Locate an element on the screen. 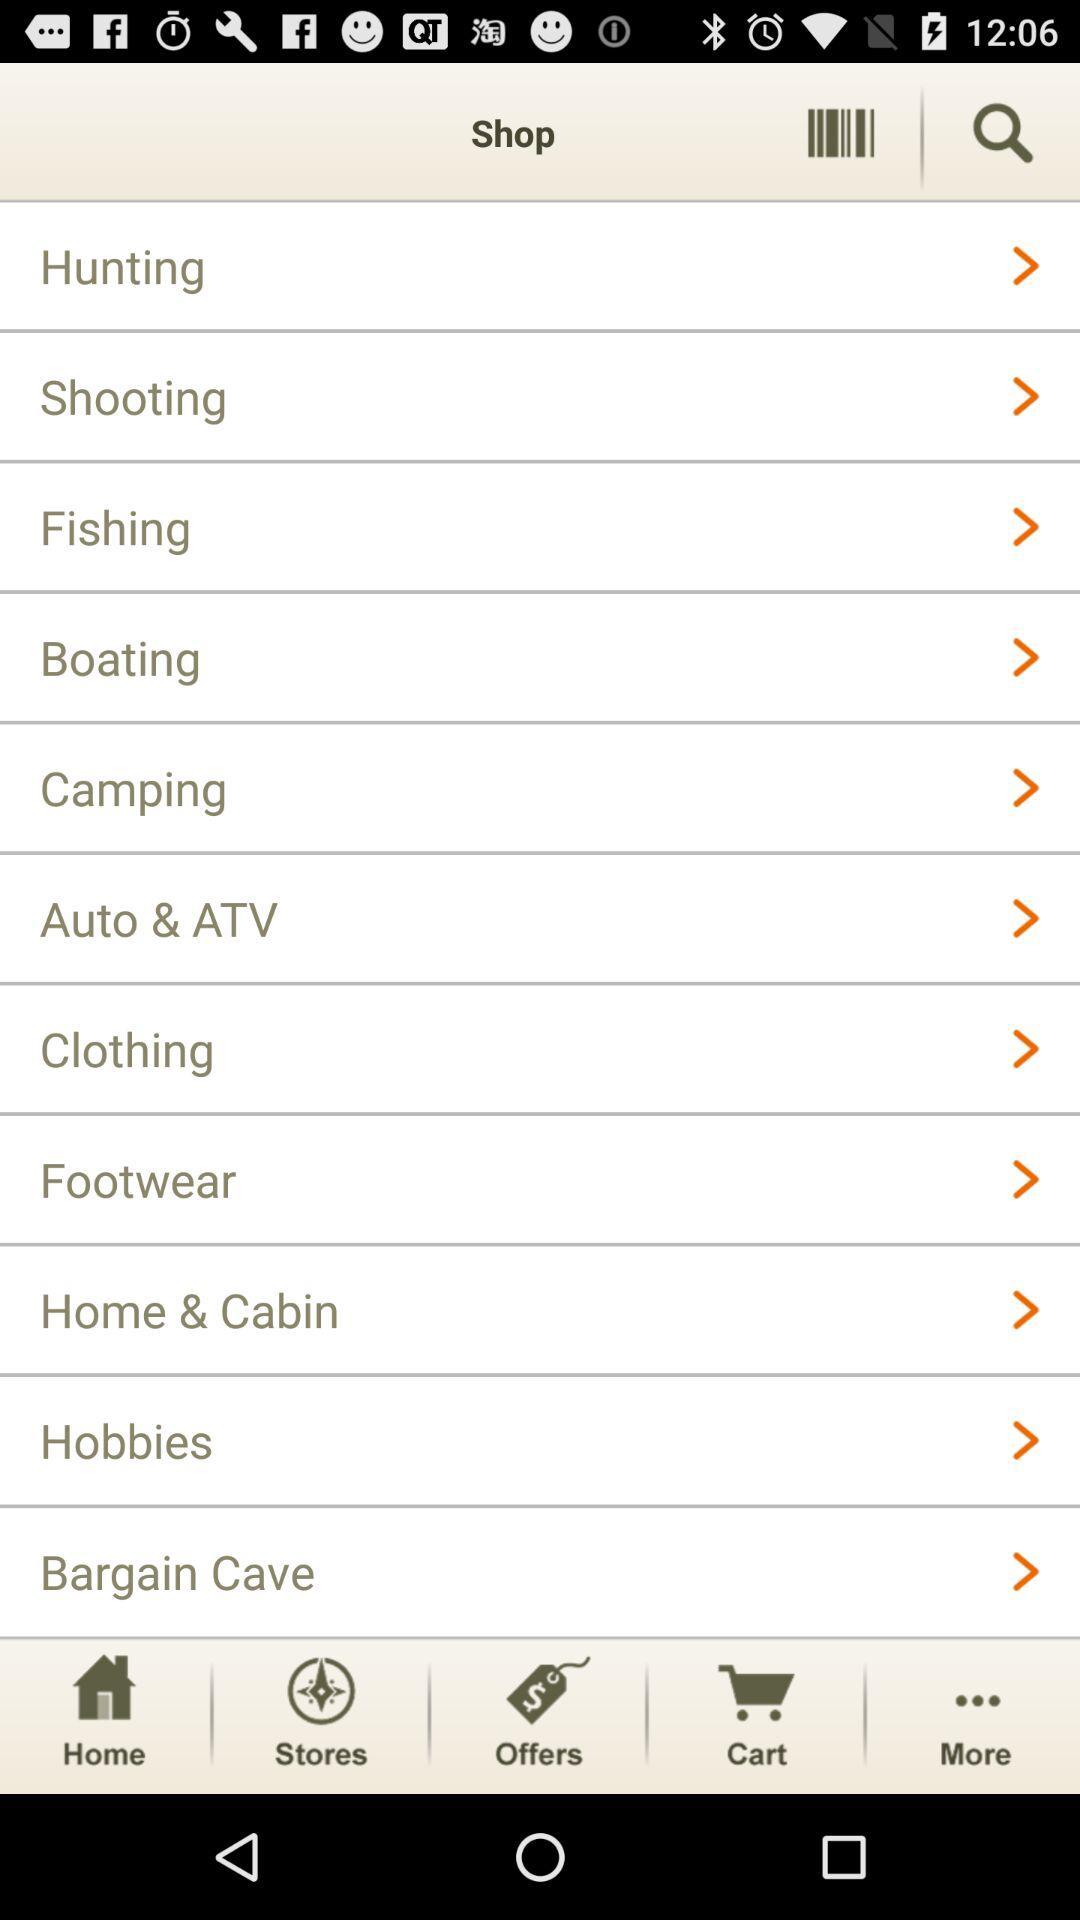 The width and height of the screenshot is (1080, 1920). the label icon is located at coordinates (537, 1835).